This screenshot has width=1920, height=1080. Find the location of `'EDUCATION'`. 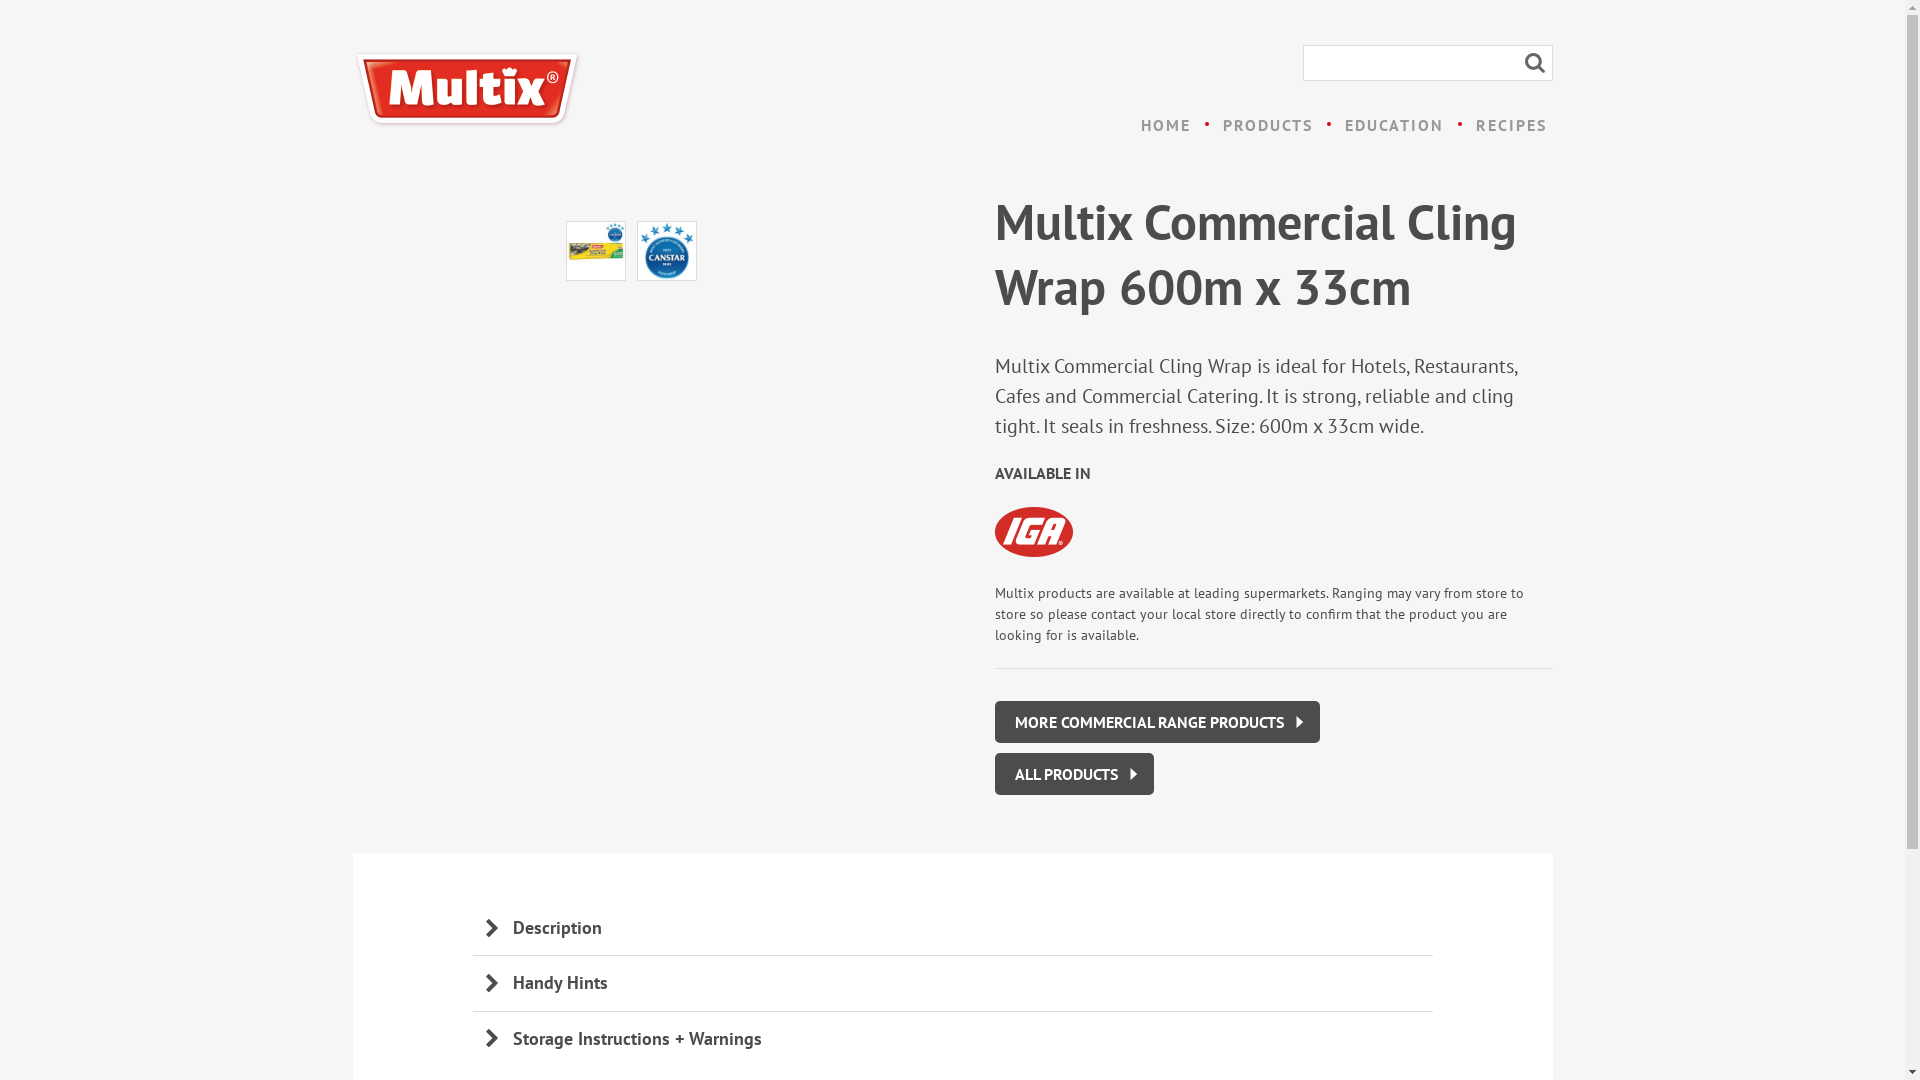

'EDUCATION' is located at coordinates (1392, 124).